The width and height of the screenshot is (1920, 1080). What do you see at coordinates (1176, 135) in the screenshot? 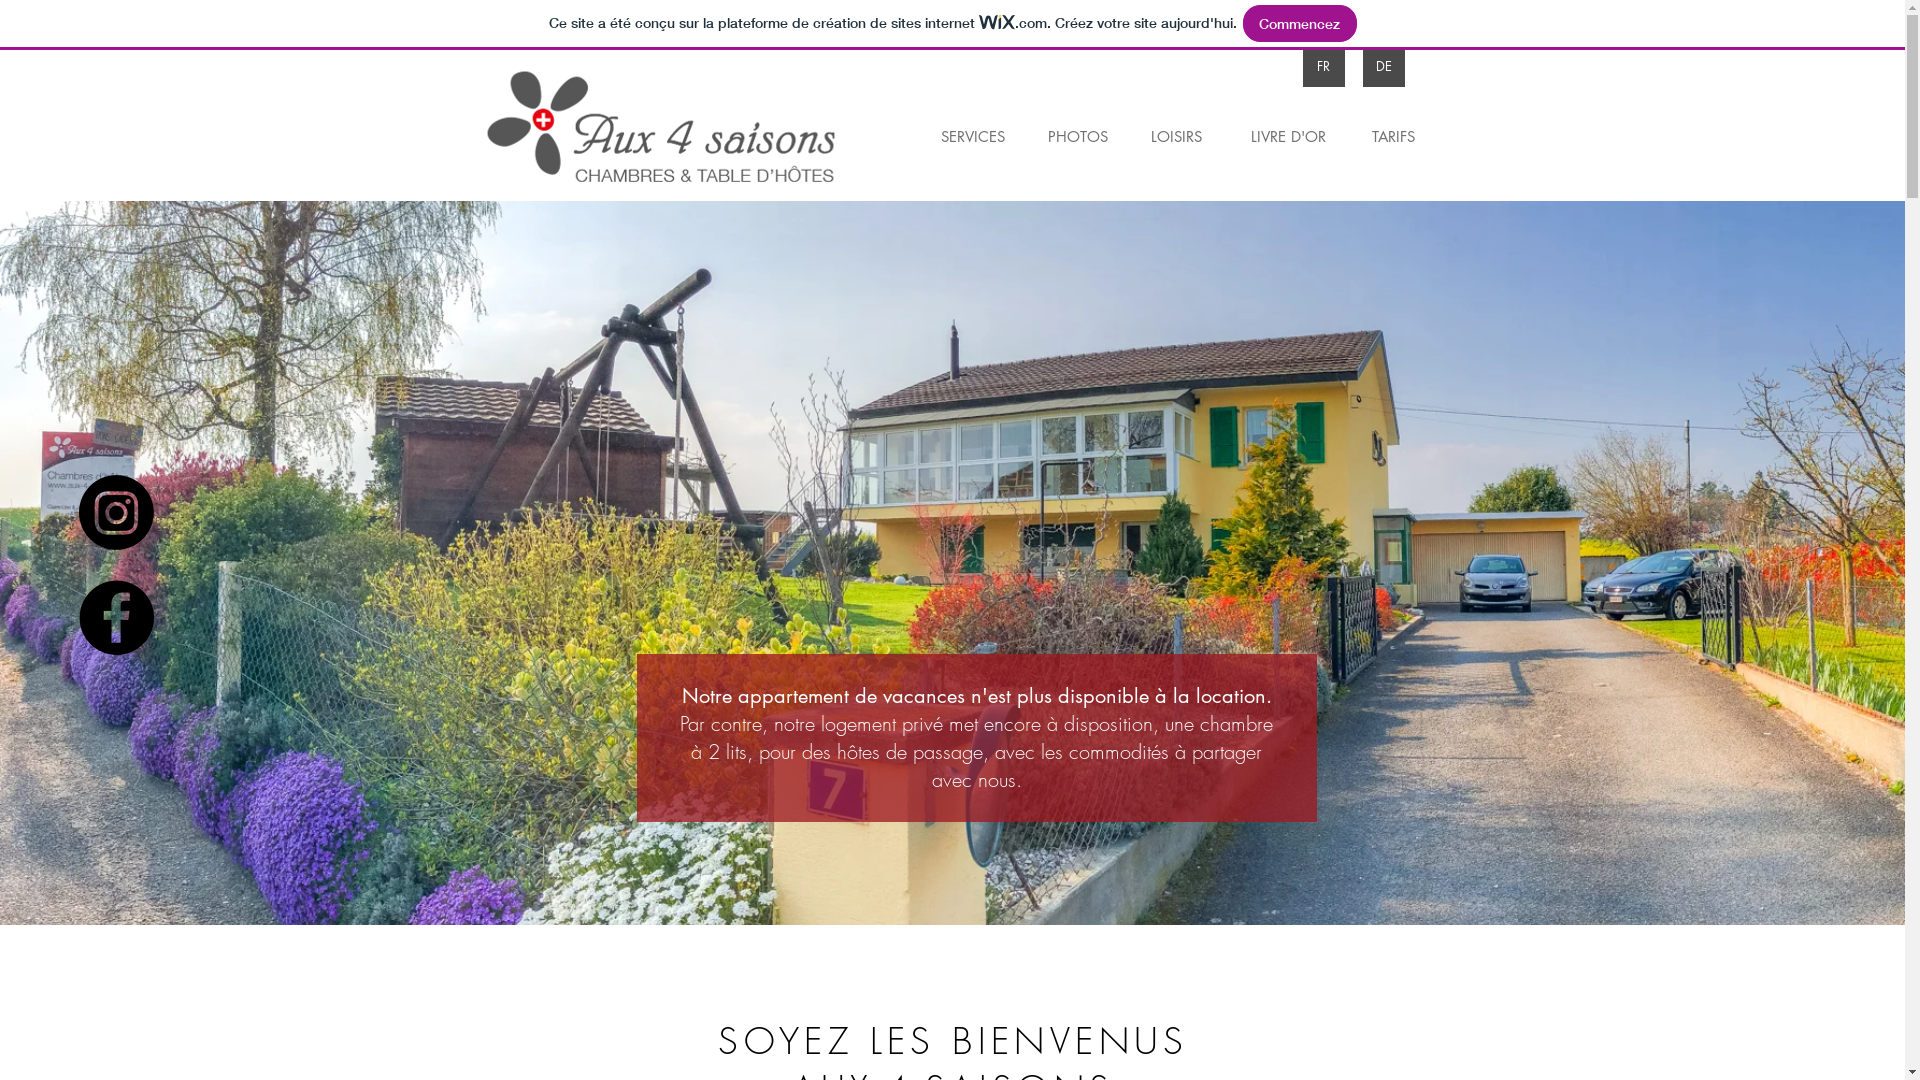
I see `'LOISIRS'` at bounding box center [1176, 135].